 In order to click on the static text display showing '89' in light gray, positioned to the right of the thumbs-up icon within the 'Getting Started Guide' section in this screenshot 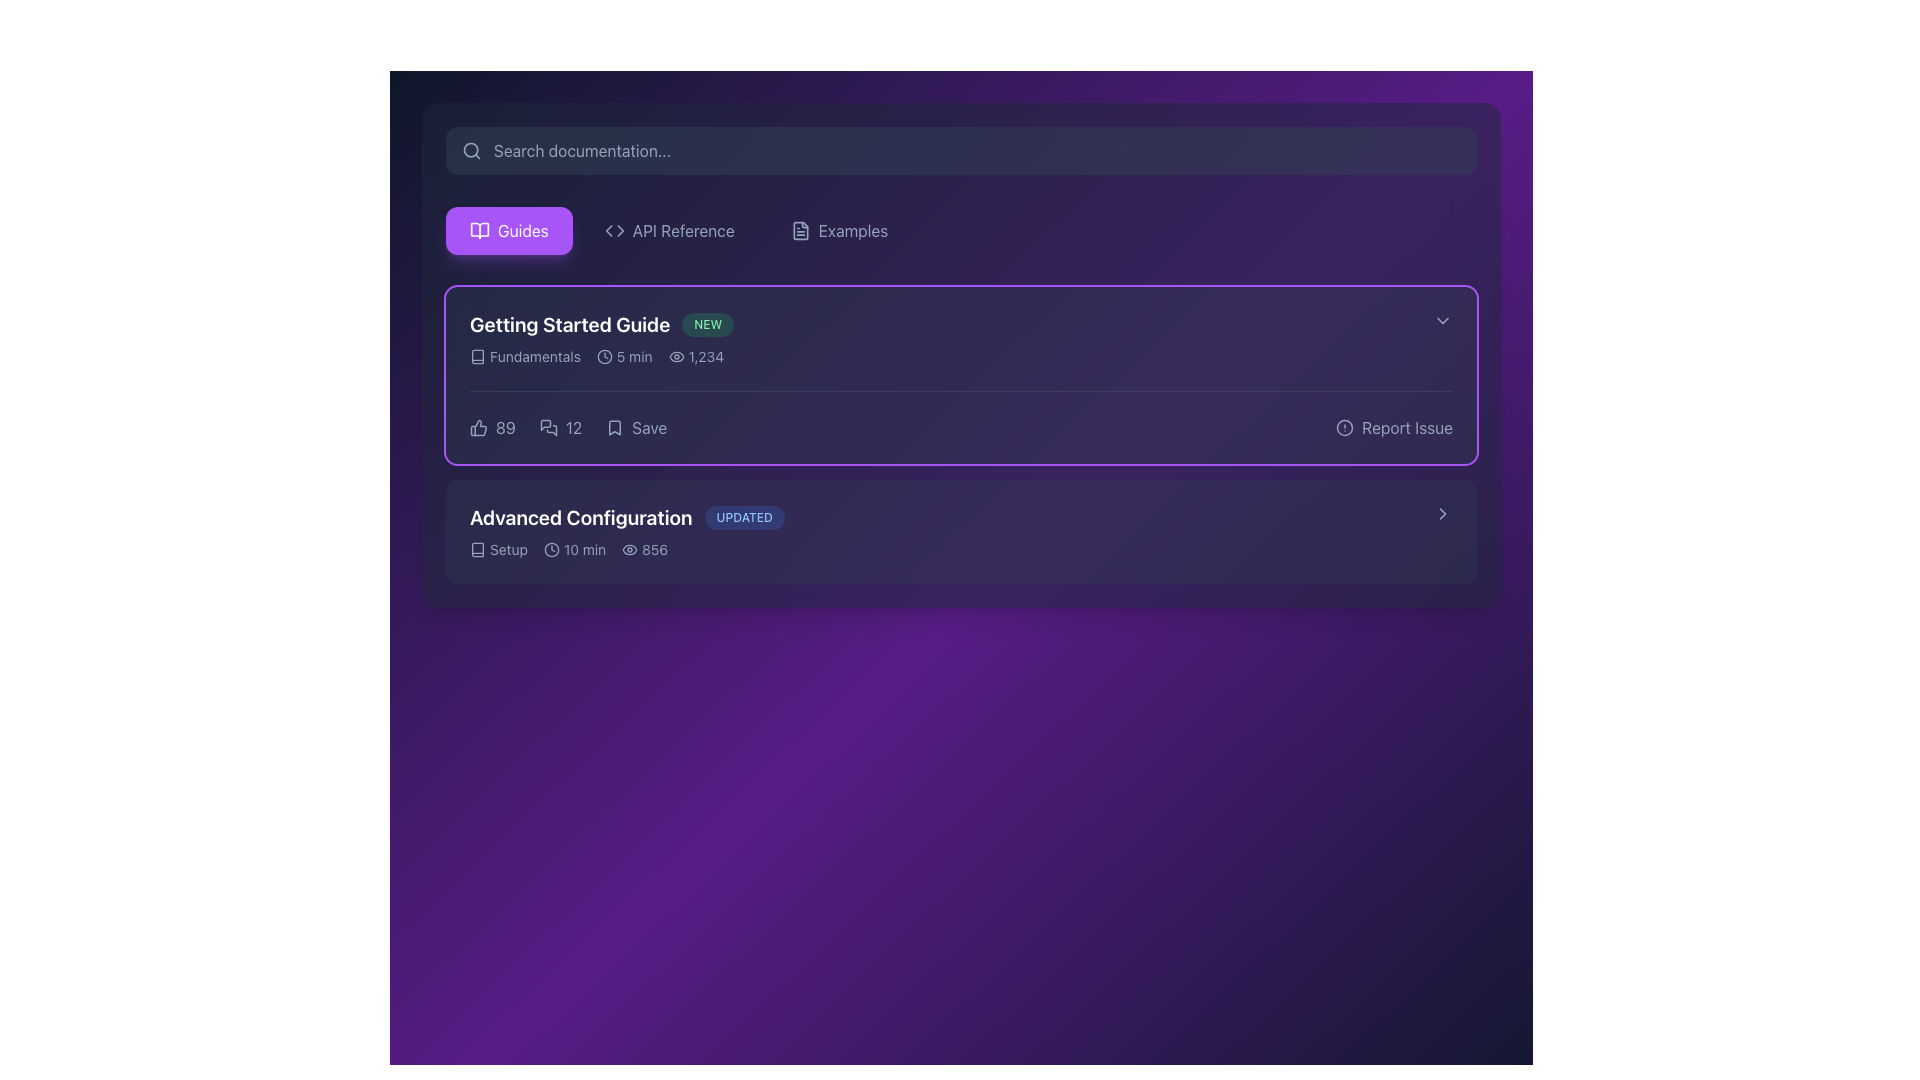, I will do `click(505, 427)`.